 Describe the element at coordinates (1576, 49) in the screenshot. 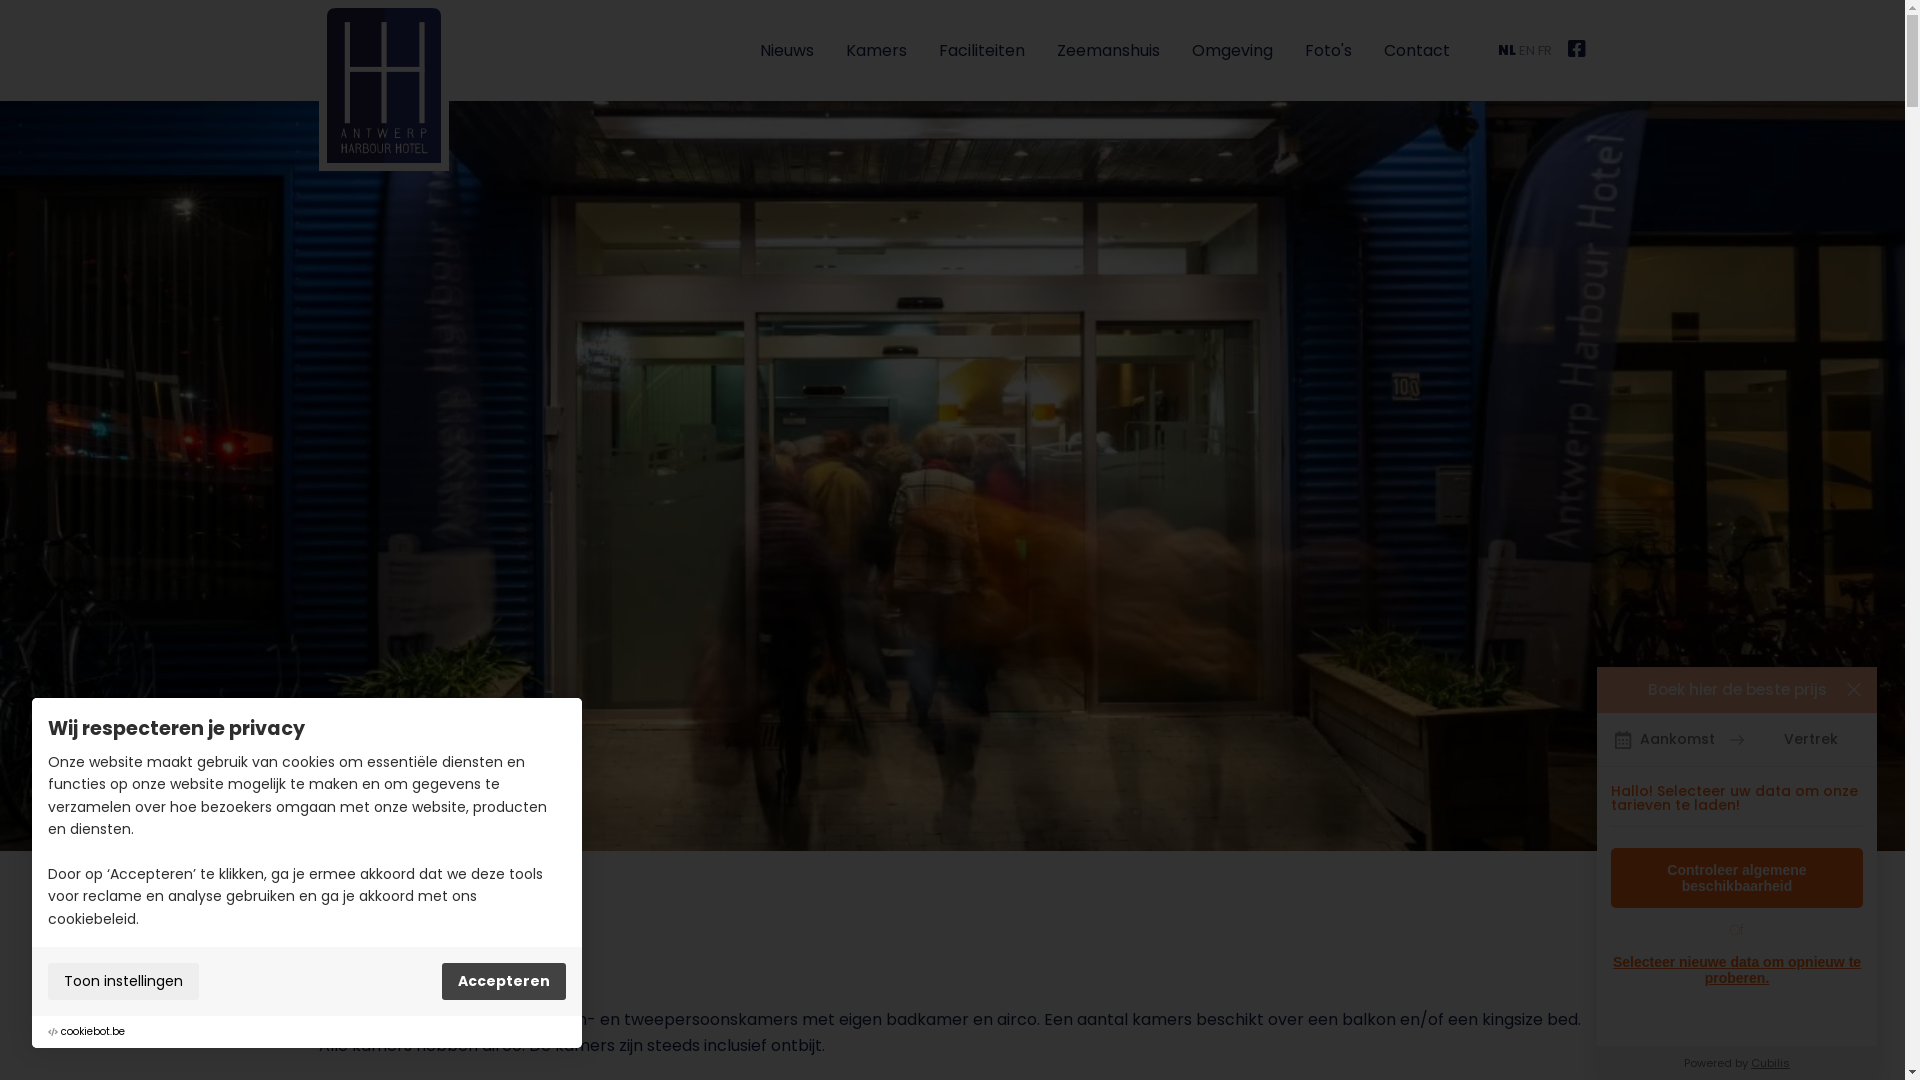

I see `'Facebook'` at that location.